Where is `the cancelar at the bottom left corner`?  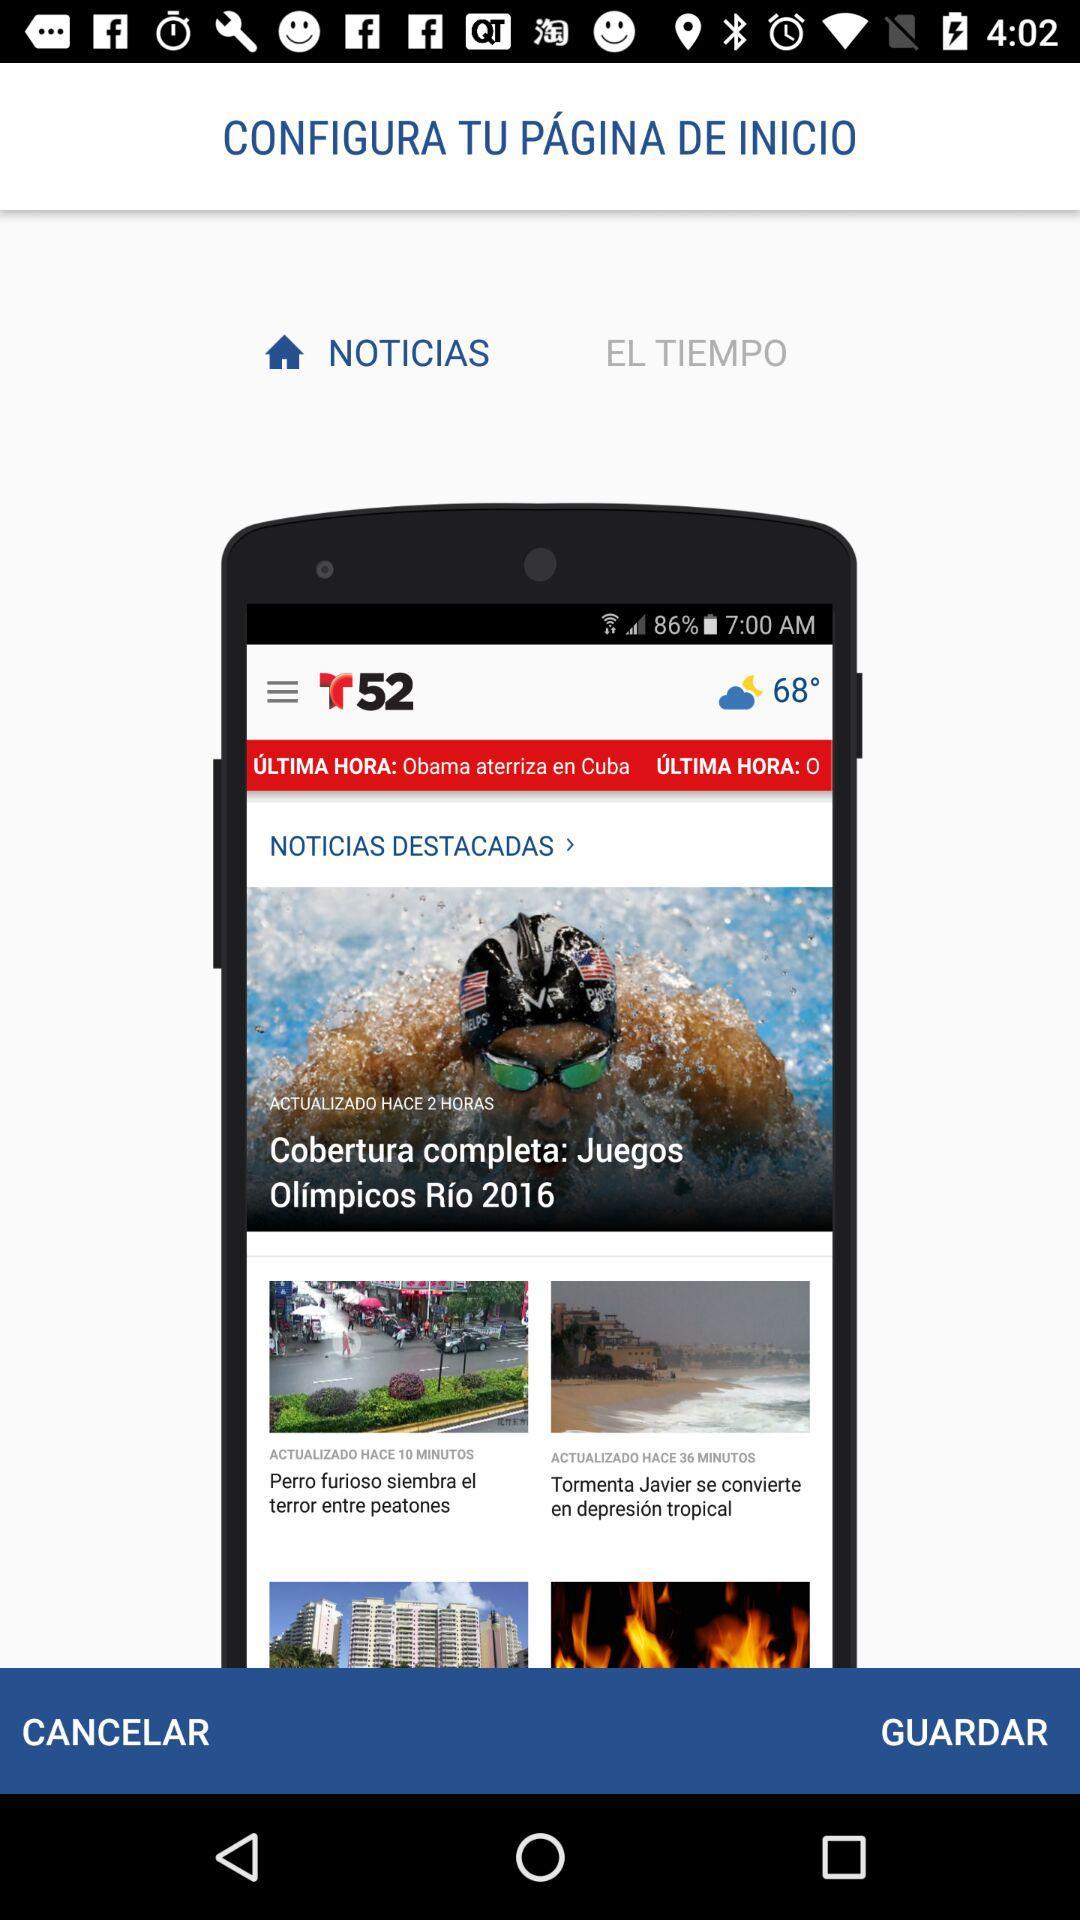
the cancelar at the bottom left corner is located at coordinates (115, 1730).